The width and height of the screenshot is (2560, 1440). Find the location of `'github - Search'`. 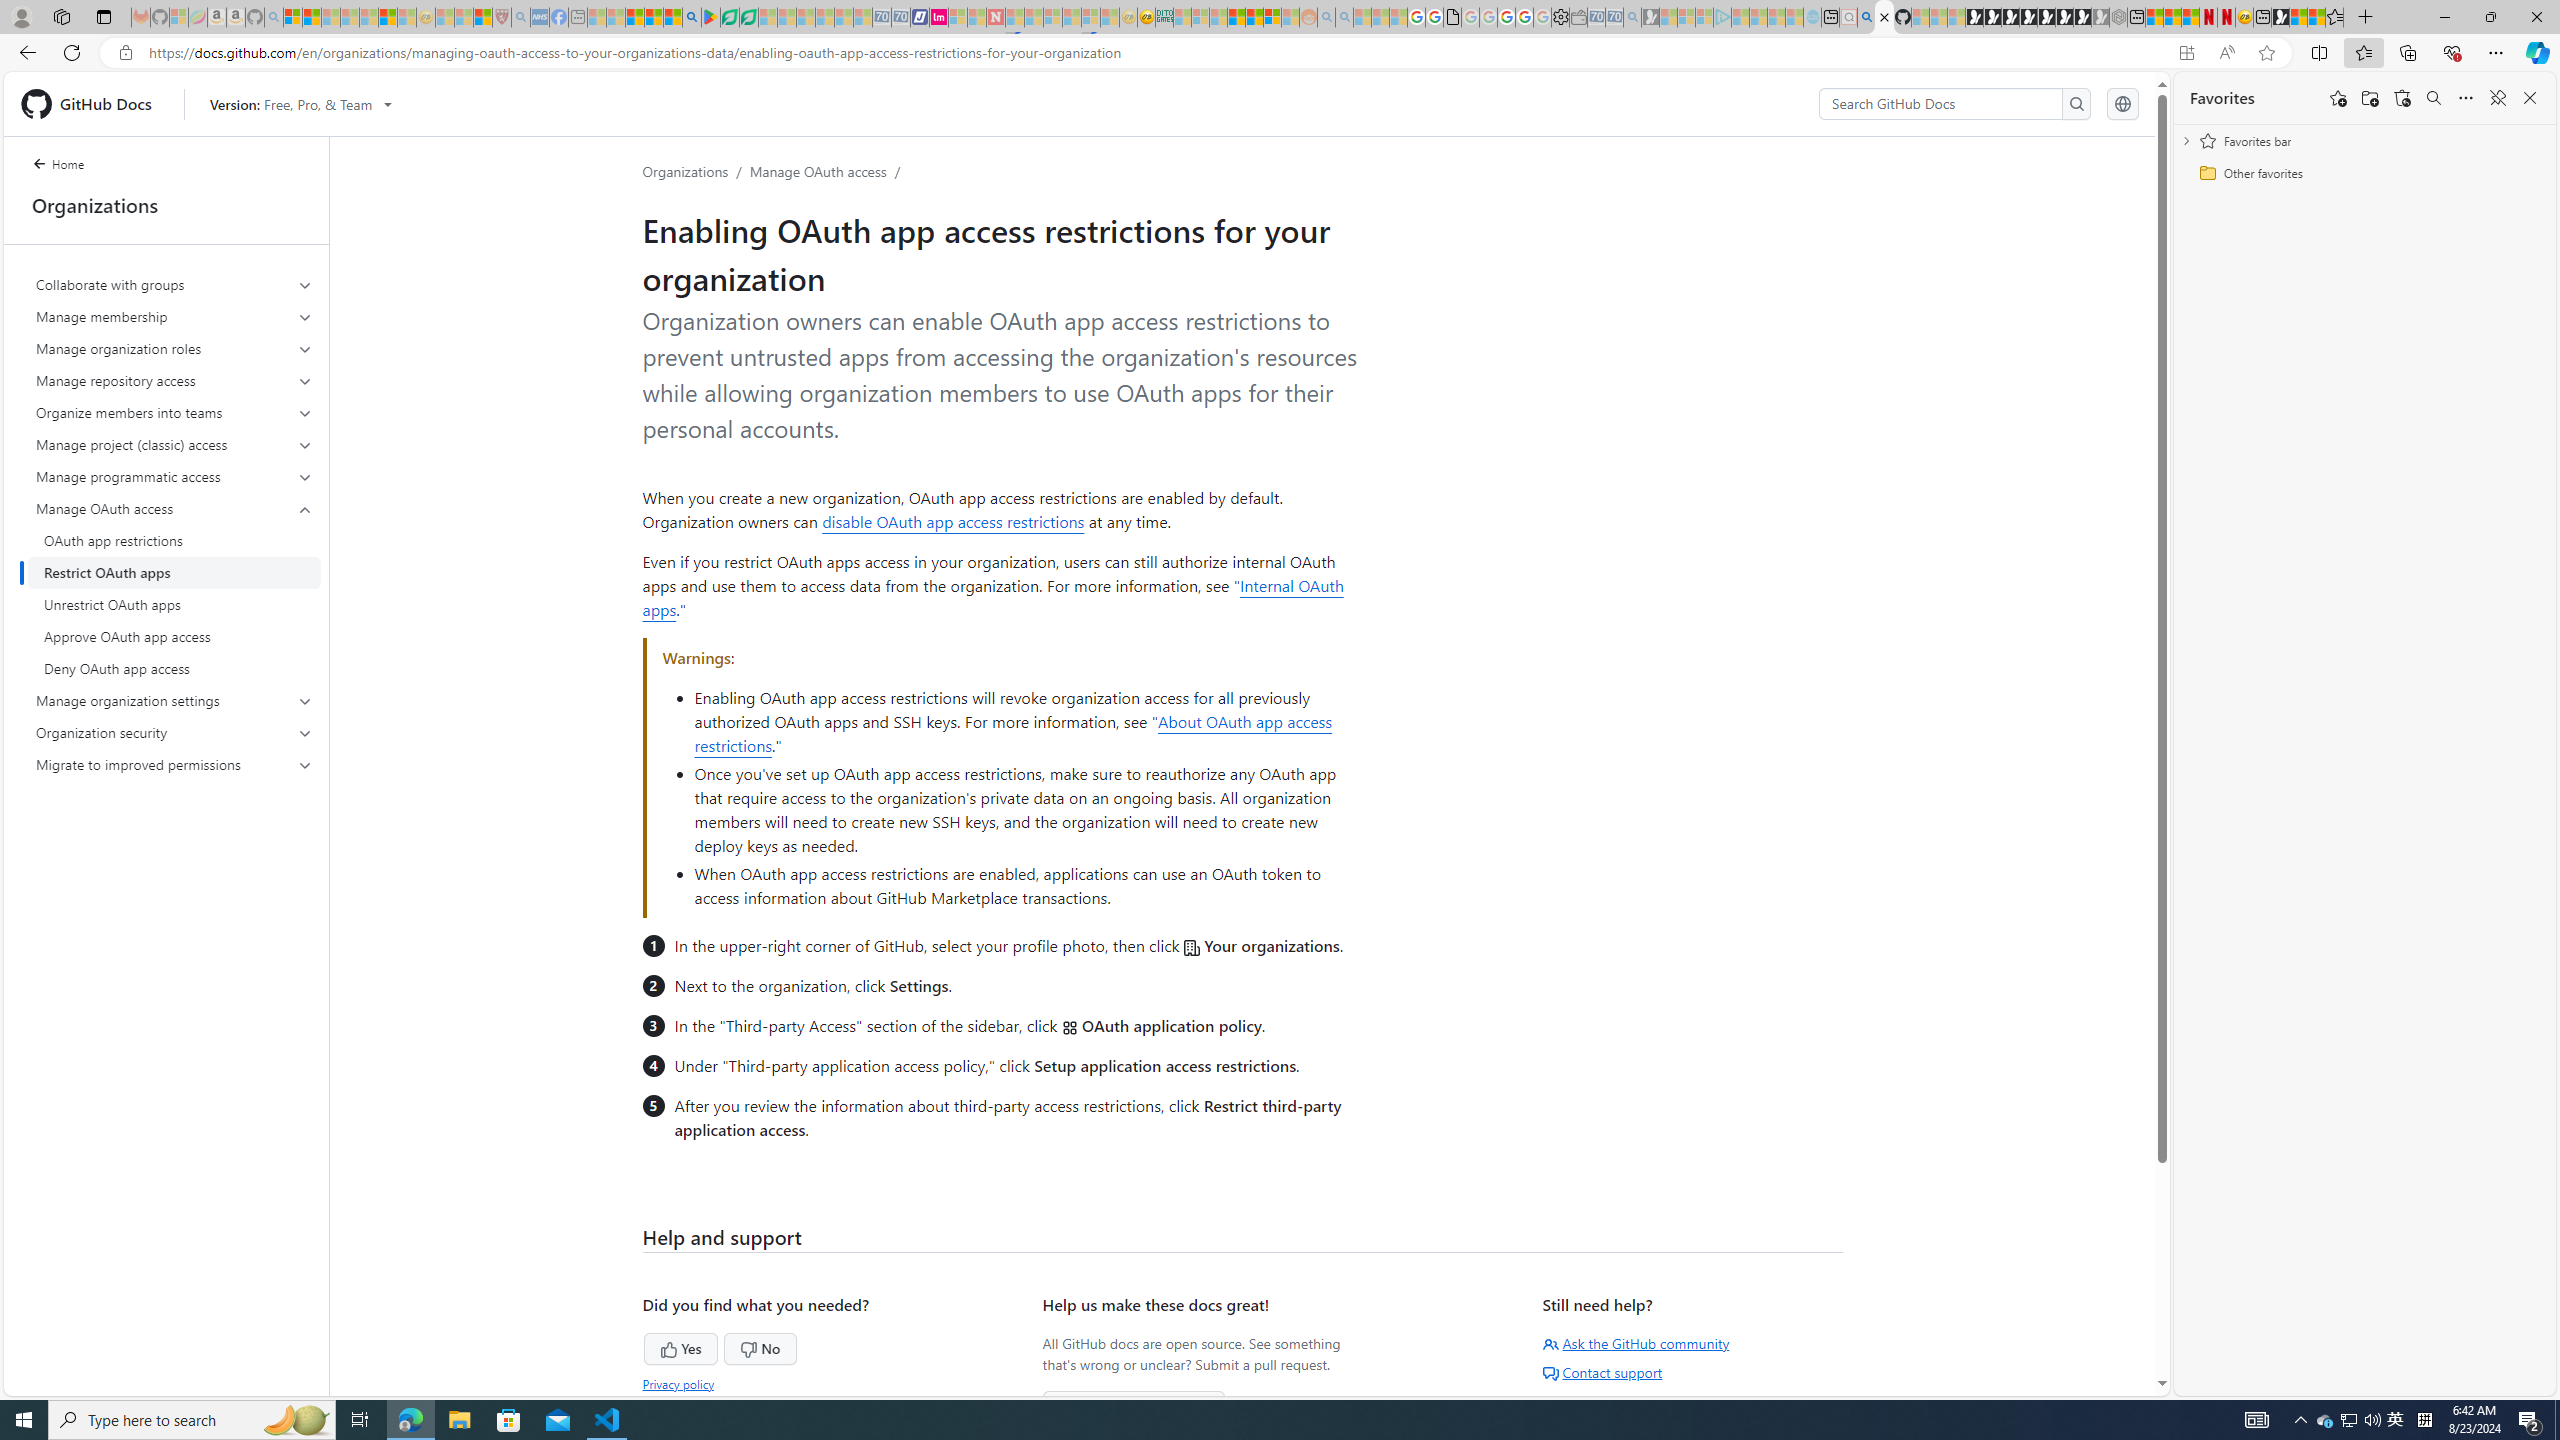

'github - Search' is located at coordinates (1866, 16).